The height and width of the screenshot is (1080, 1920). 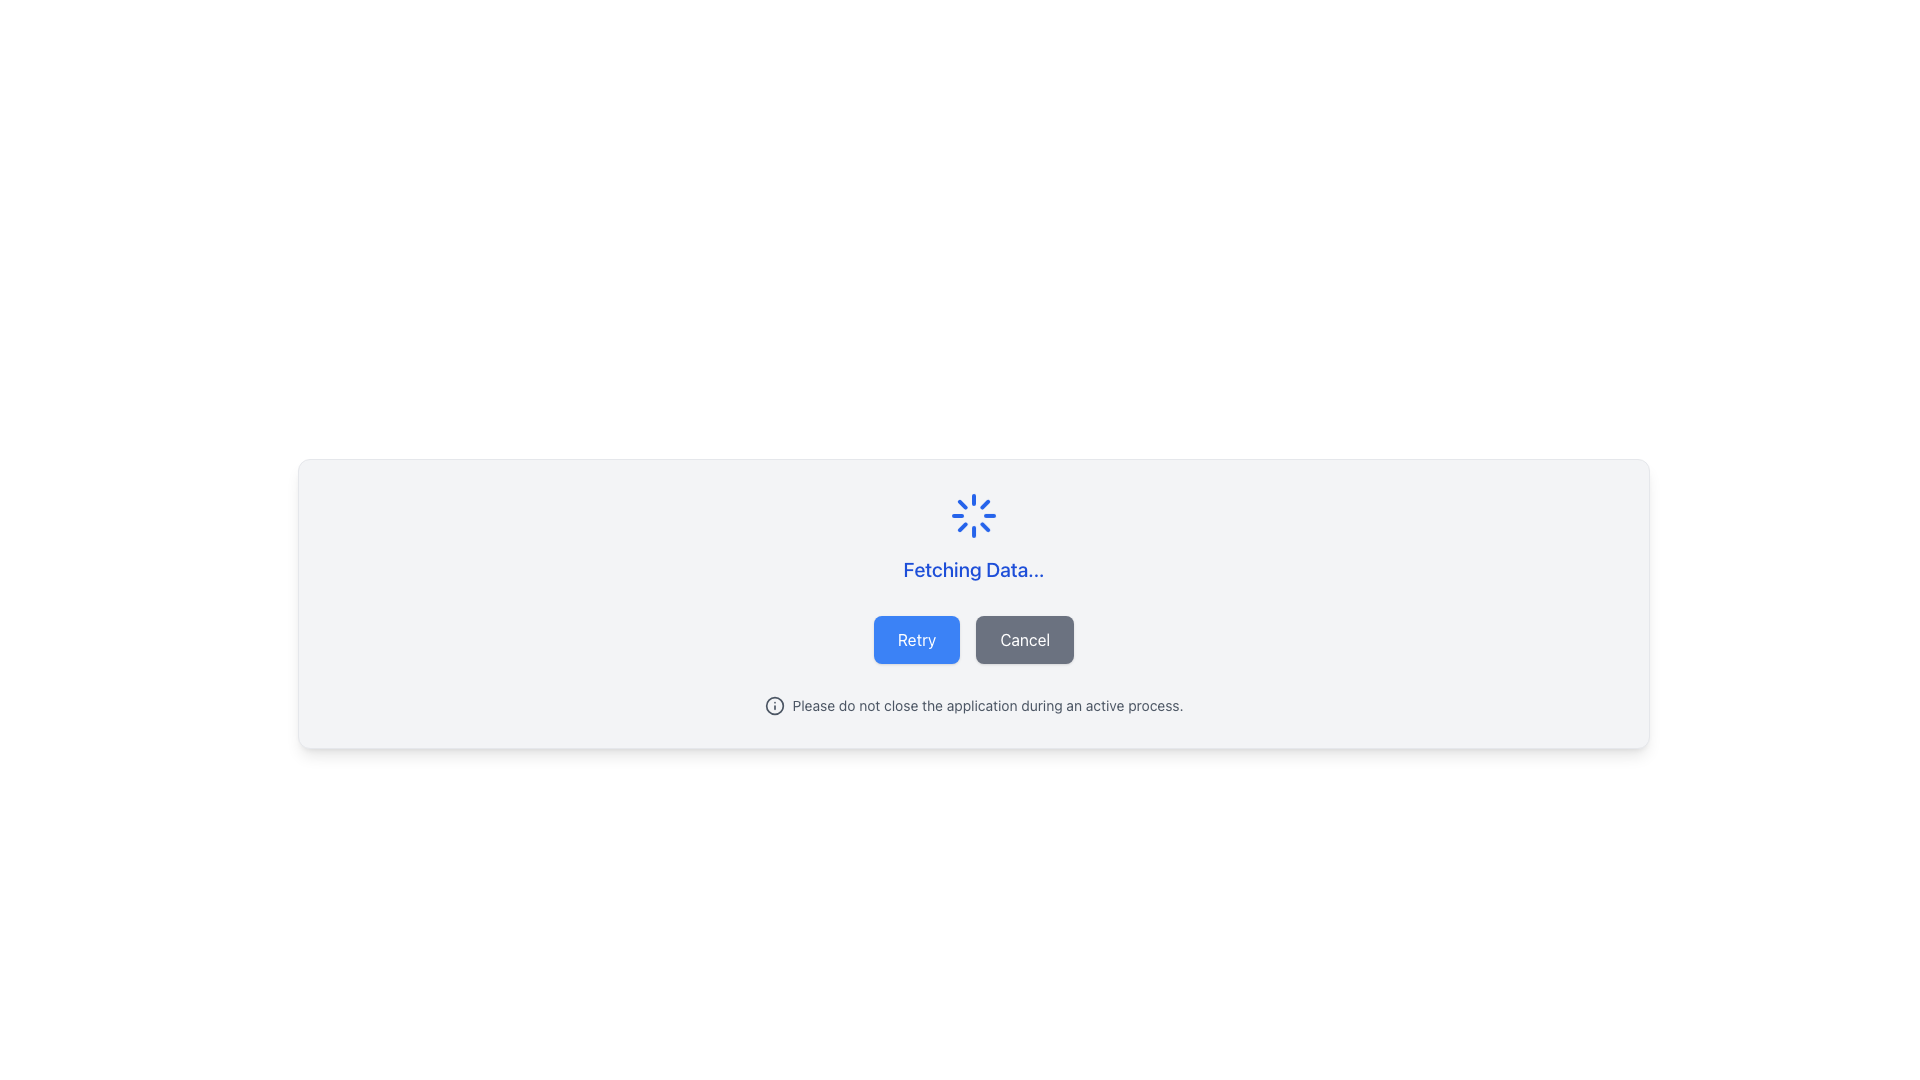 What do you see at coordinates (974, 515) in the screenshot?
I see `the blue circular loading spinner located above the text 'Fetching Data...'` at bounding box center [974, 515].